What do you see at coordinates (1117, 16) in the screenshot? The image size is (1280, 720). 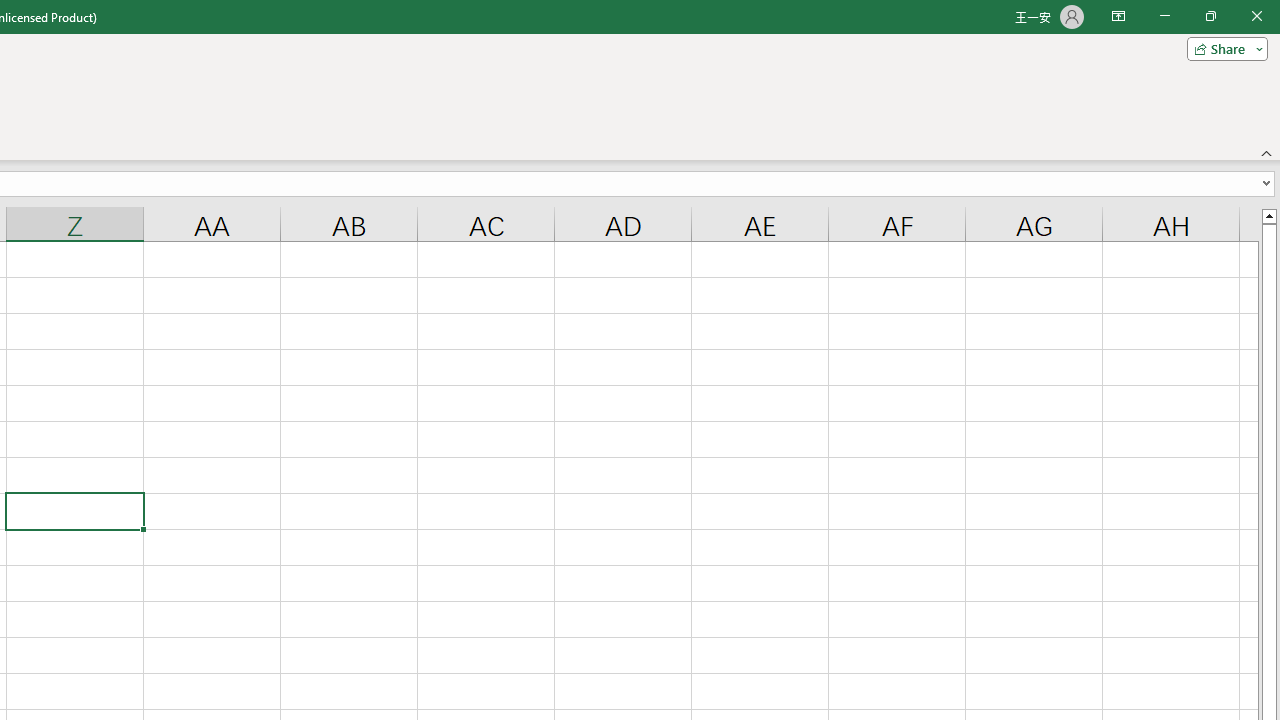 I see `'Ribbon Display Options'` at bounding box center [1117, 16].